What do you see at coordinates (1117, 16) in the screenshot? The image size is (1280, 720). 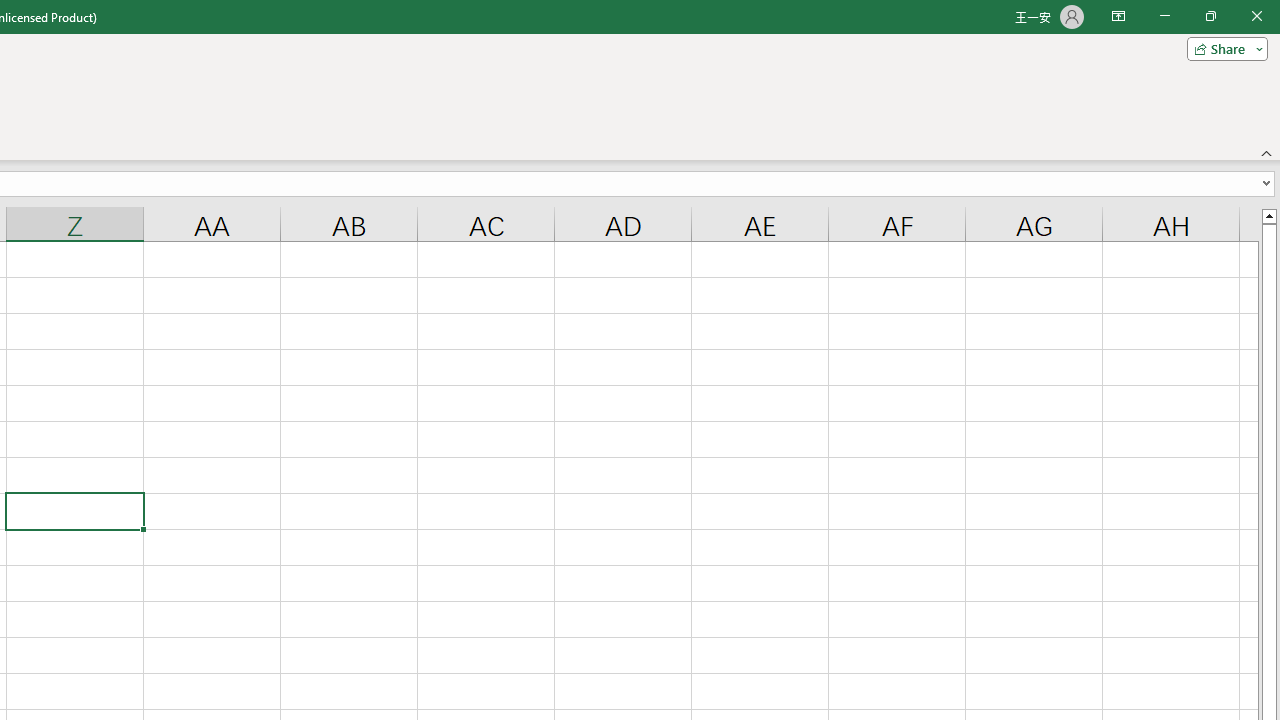 I see `'Ribbon Display Options'` at bounding box center [1117, 16].